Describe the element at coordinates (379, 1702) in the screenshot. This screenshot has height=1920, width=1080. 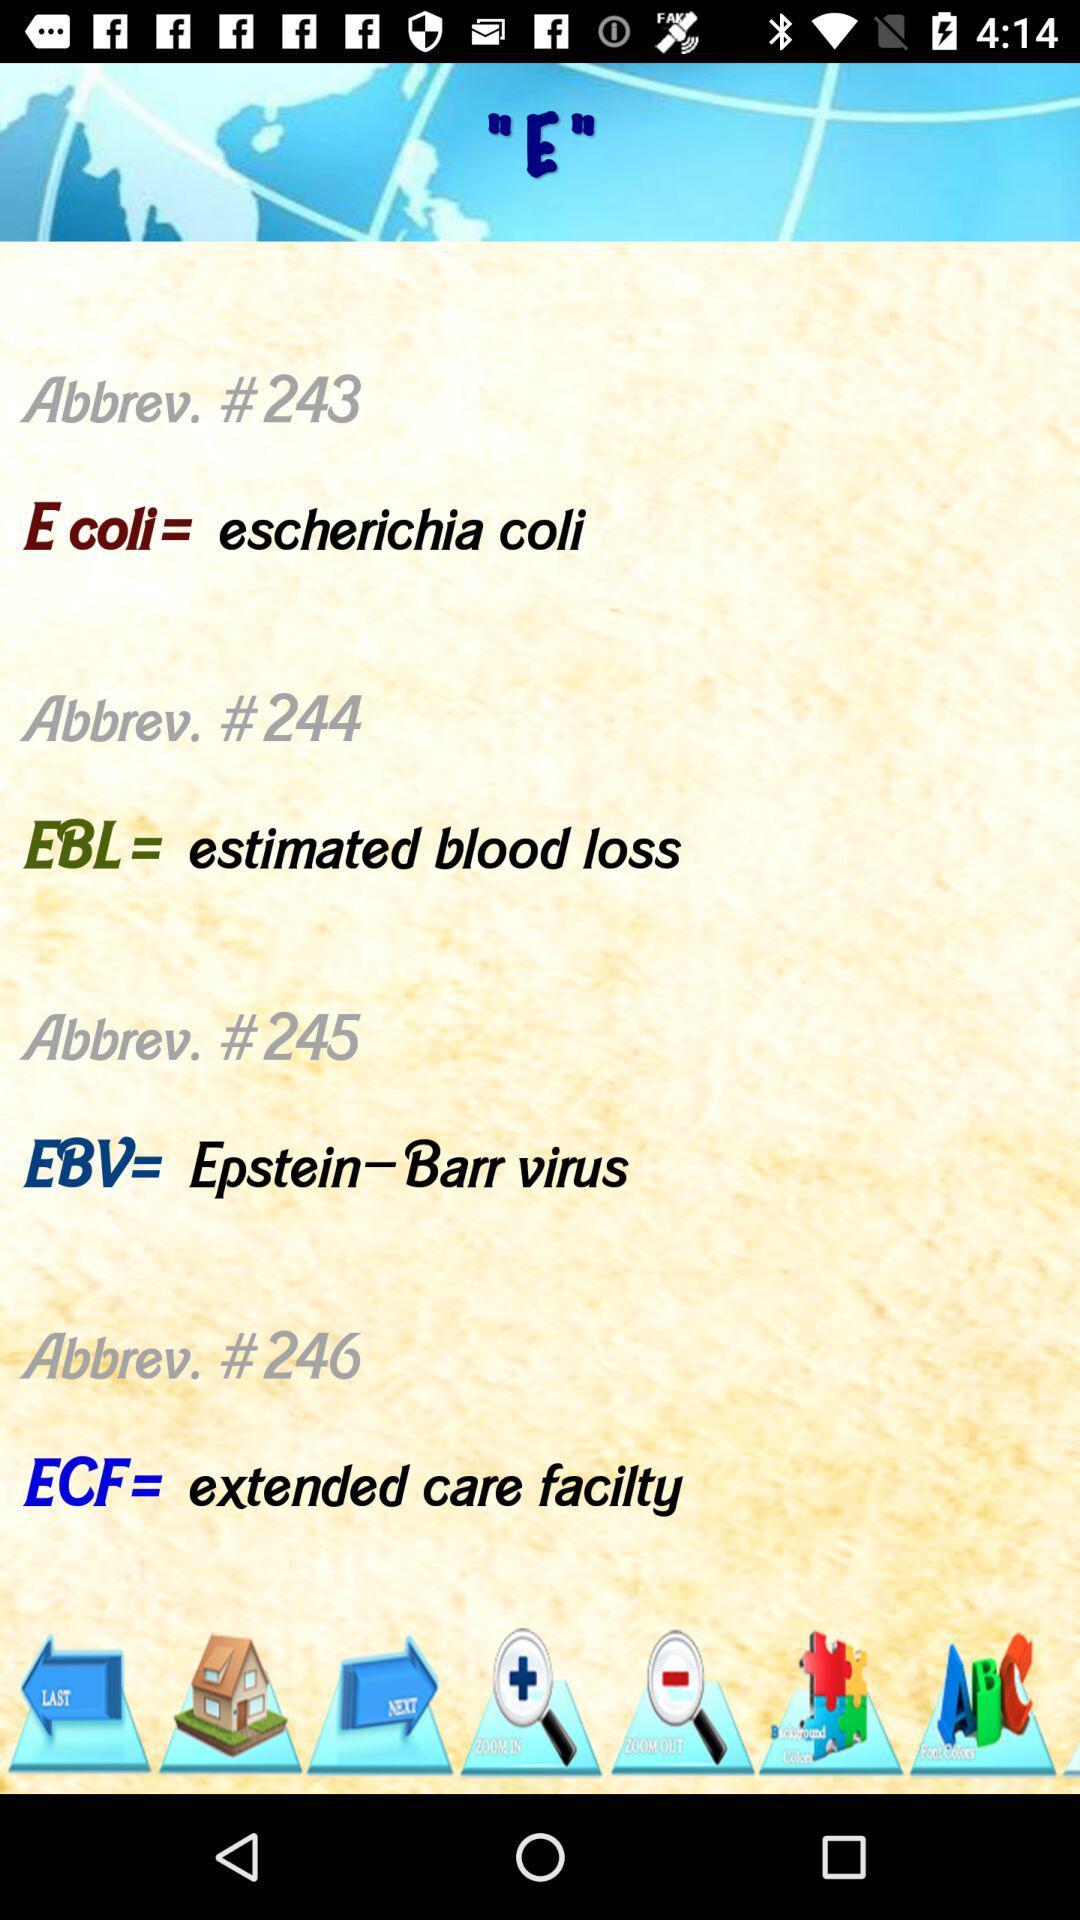
I see `next page` at that location.